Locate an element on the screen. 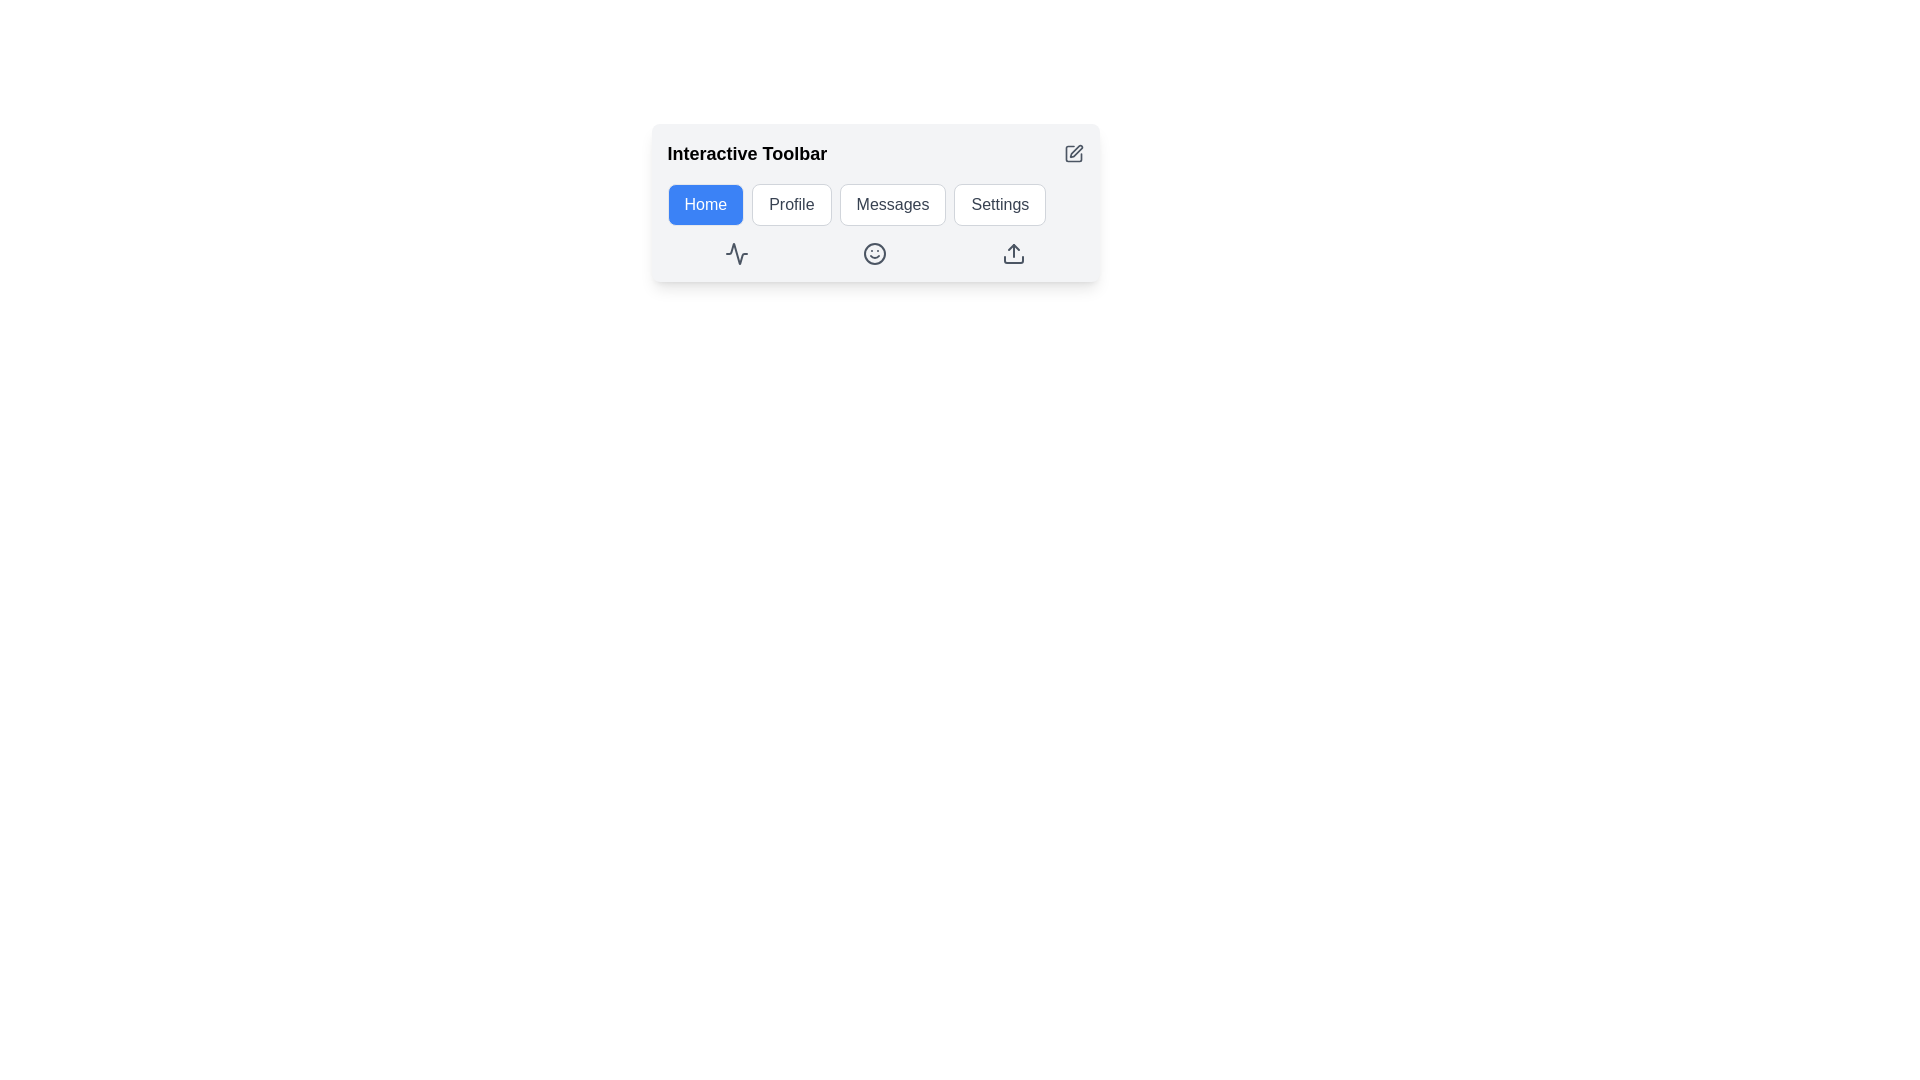 The height and width of the screenshot is (1080, 1920). the title header label located at the top-left corner of the toolbar, which summarizes the section below it is located at coordinates (746, 153).